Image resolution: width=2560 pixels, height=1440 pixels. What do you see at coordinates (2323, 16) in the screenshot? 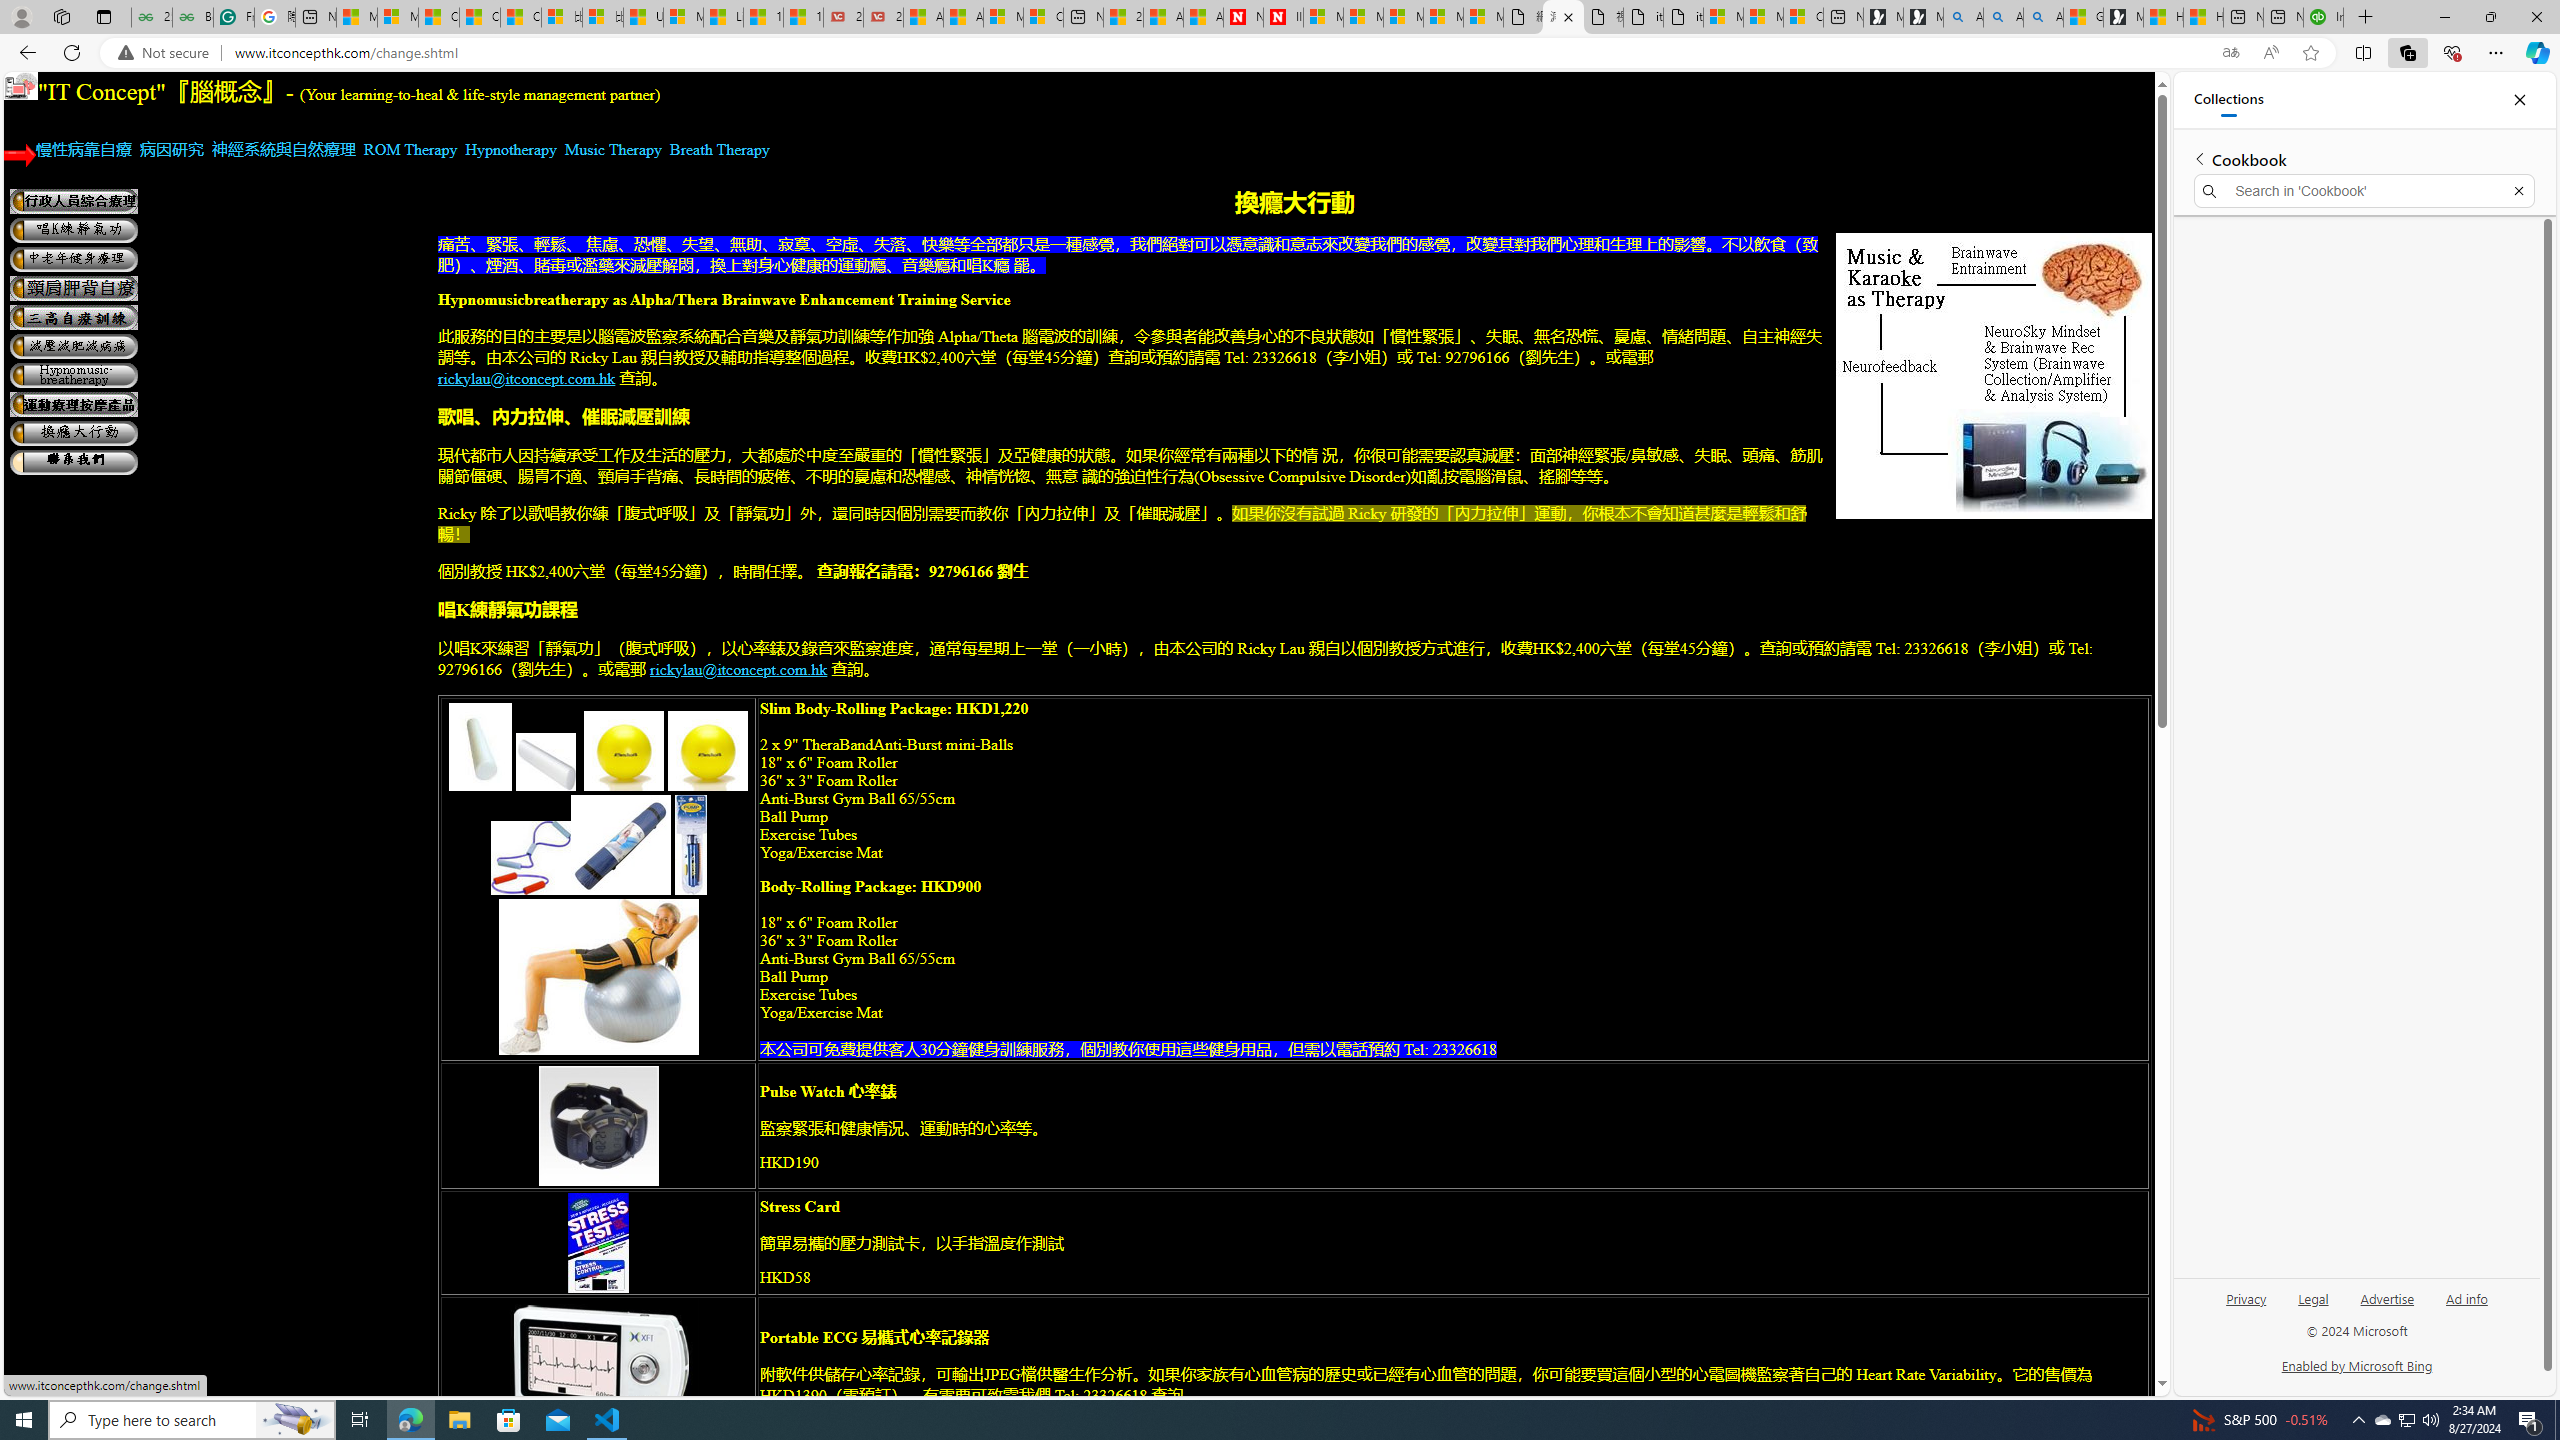
I see `'Intuit QuickBooks Online - Quickbooks'` at bounding box center [2323, 16].